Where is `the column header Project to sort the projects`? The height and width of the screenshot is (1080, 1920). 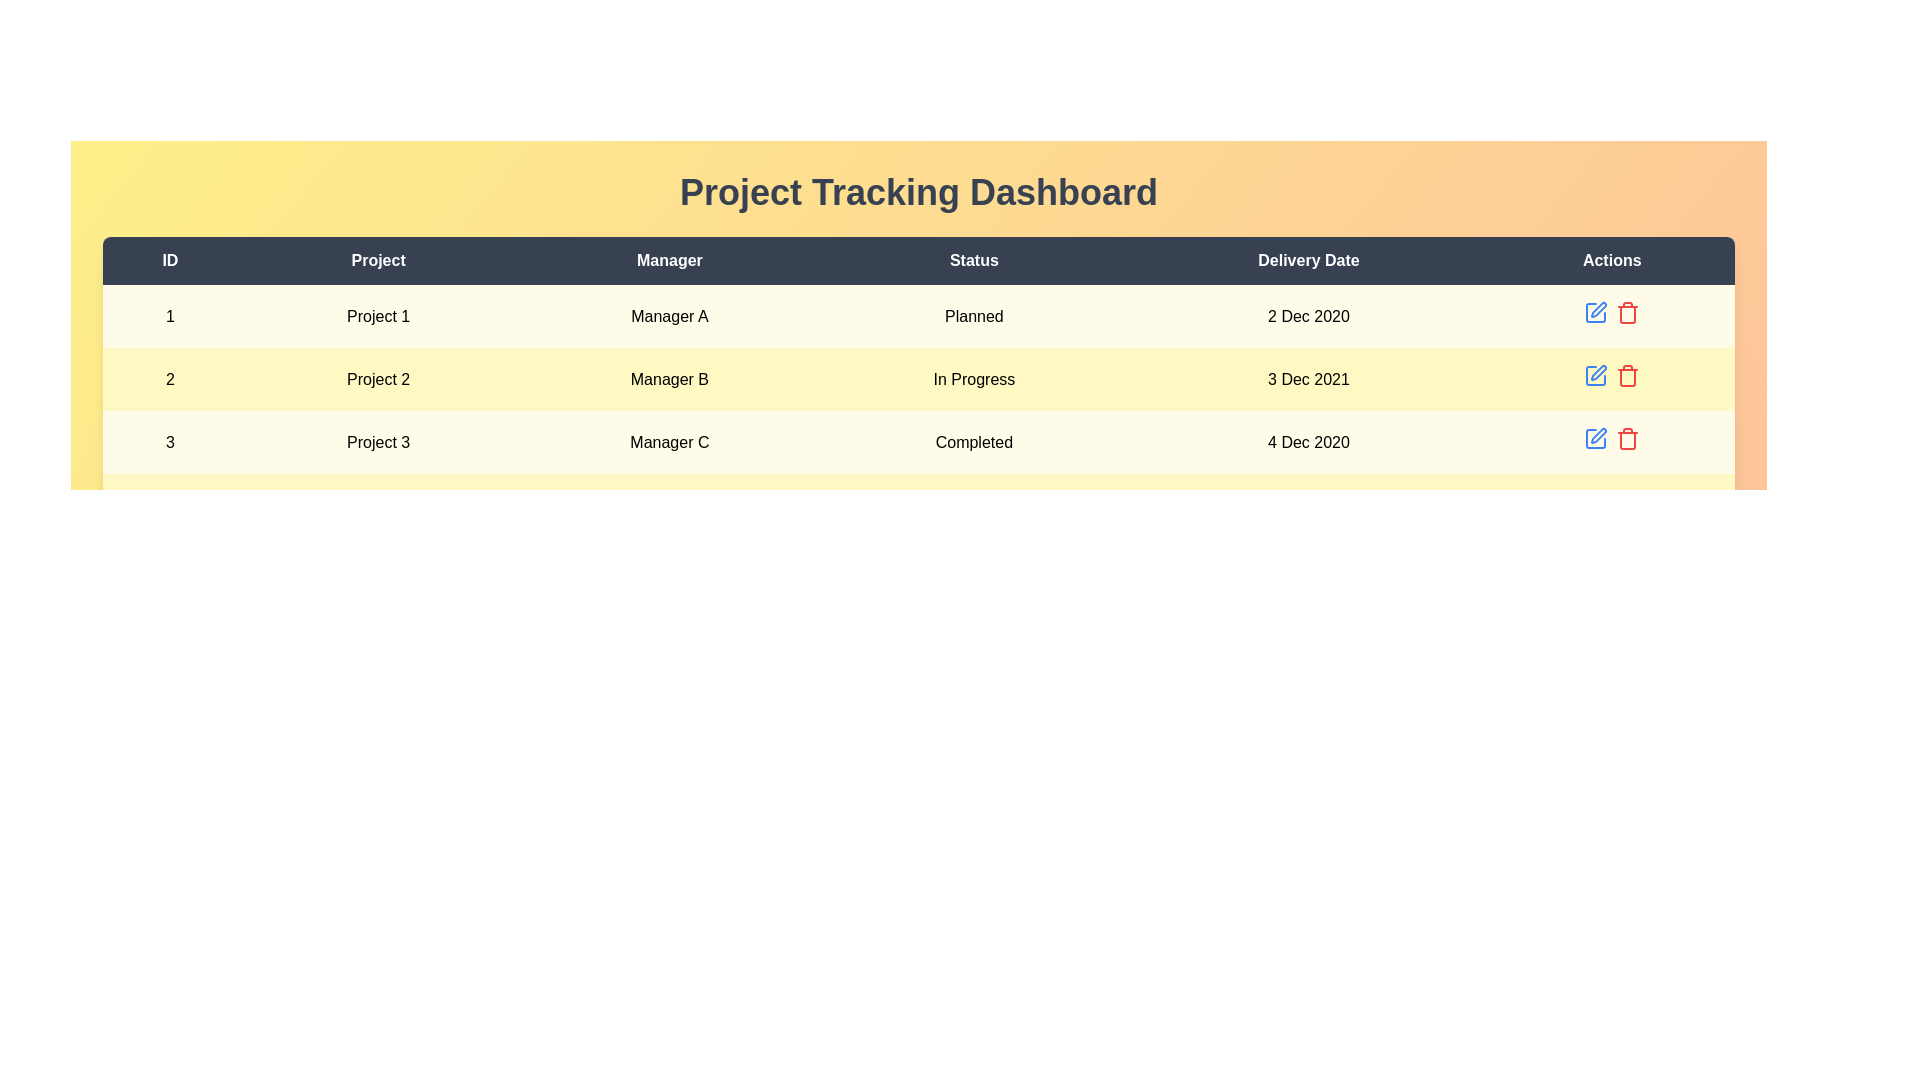
the column header Project to sort the projects is located at coordinates (378, 260).